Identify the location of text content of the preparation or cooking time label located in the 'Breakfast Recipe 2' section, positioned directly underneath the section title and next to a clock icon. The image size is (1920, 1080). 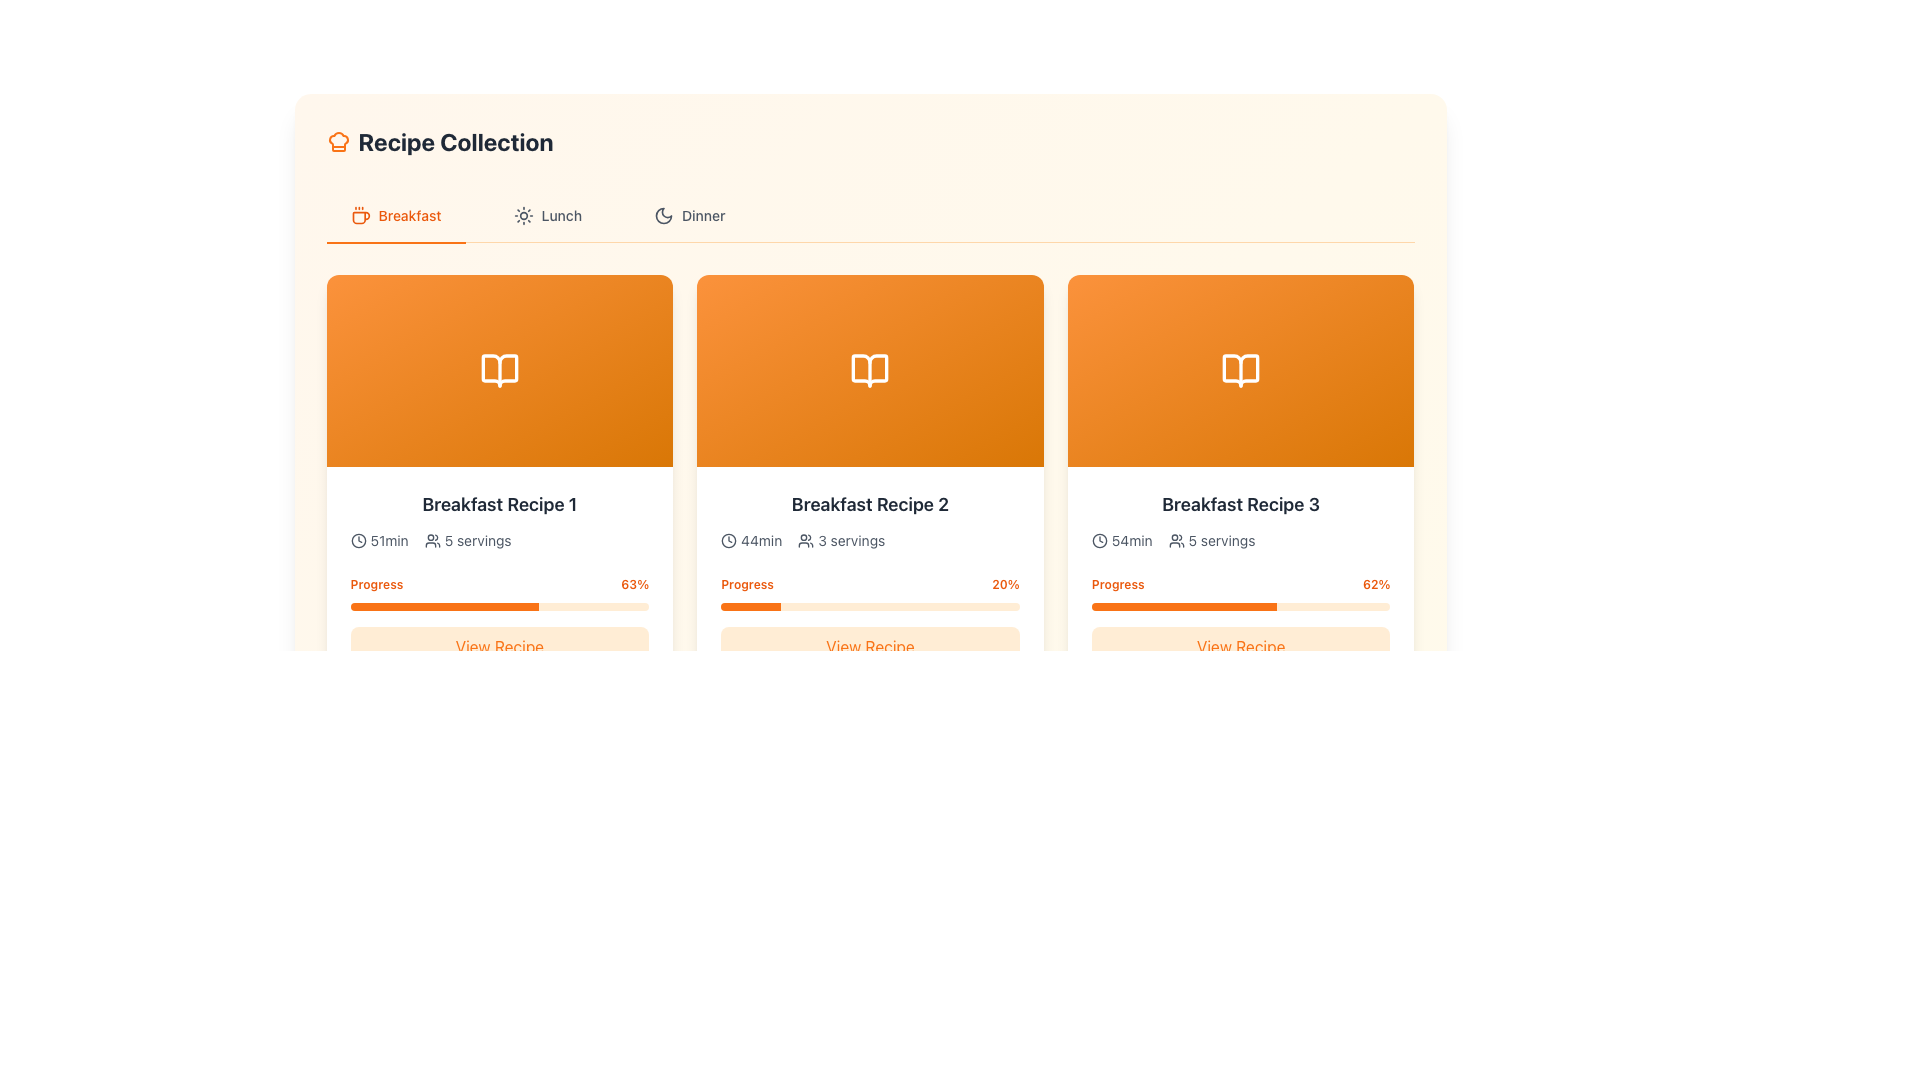
(760, 540).